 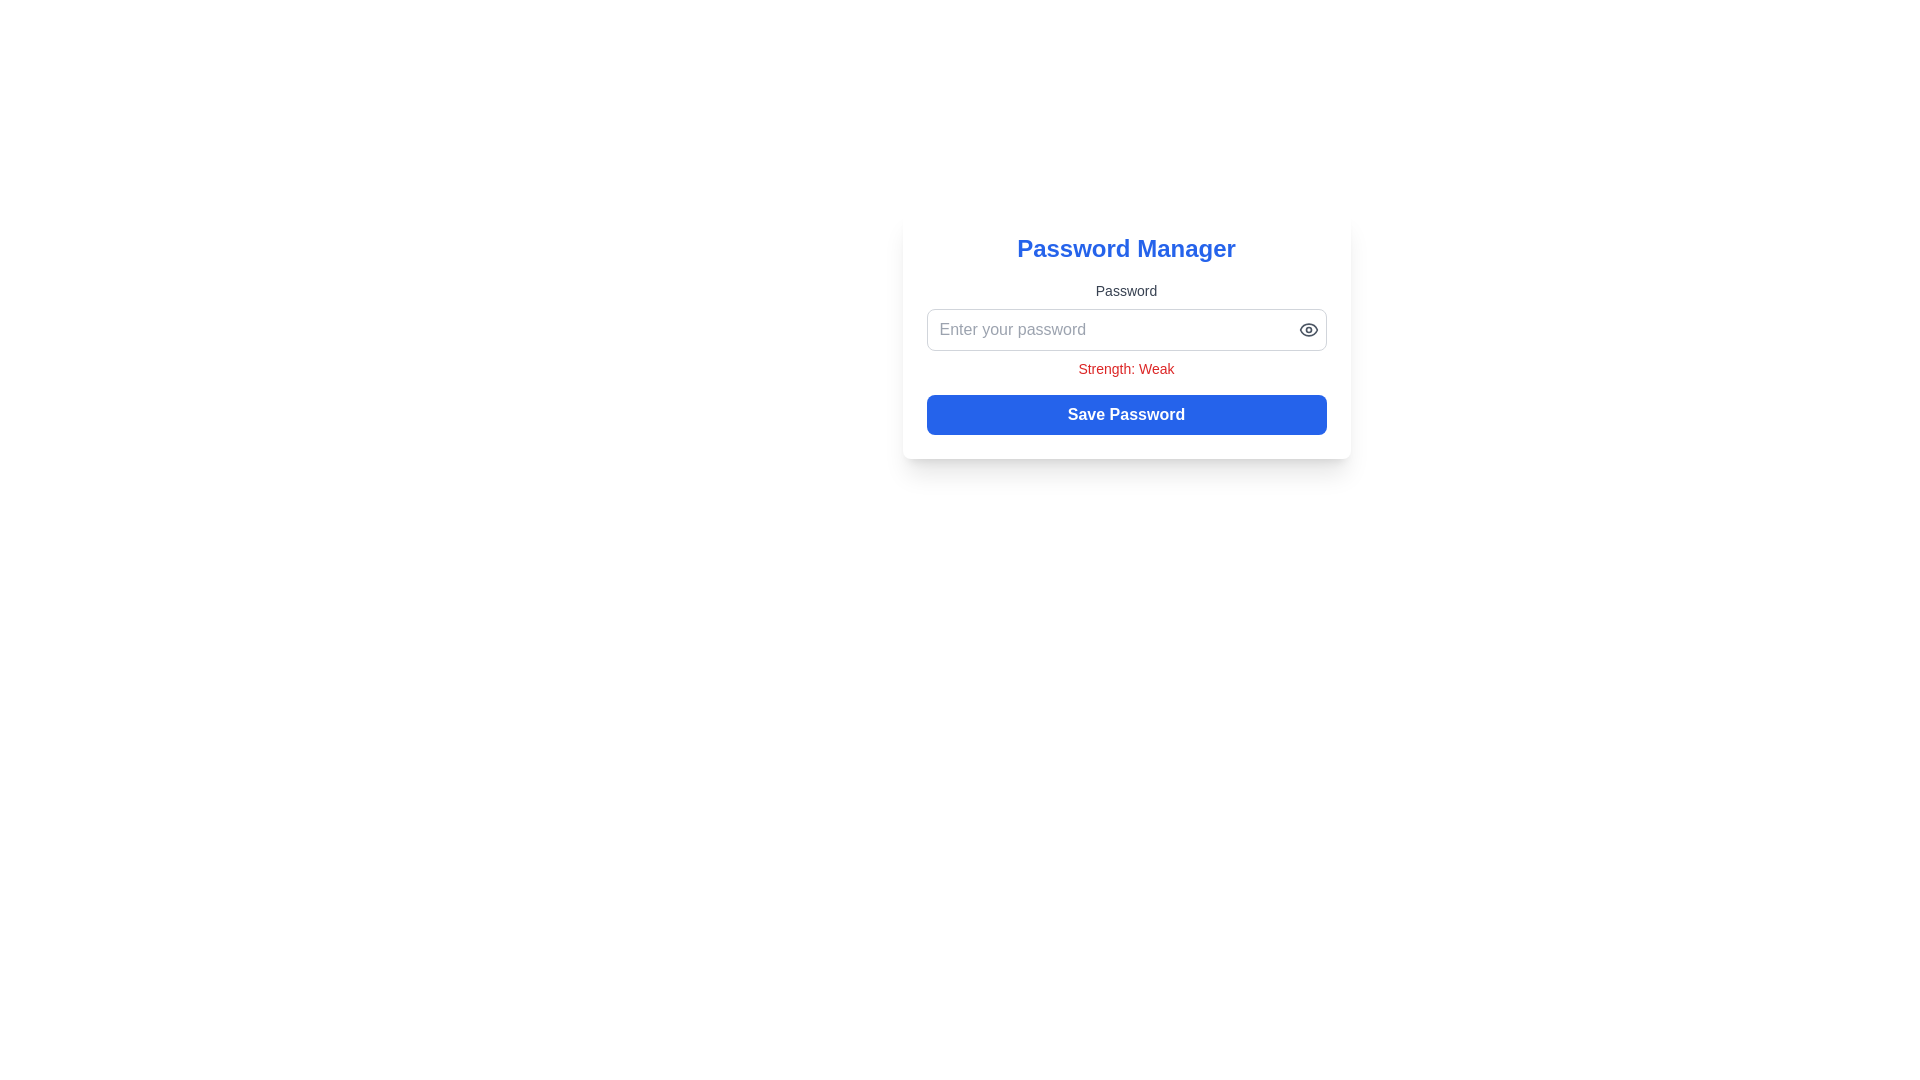 I want to click on the password input field of the 'Password Manager' panel to focus on it, so click(x=1126, y=333).